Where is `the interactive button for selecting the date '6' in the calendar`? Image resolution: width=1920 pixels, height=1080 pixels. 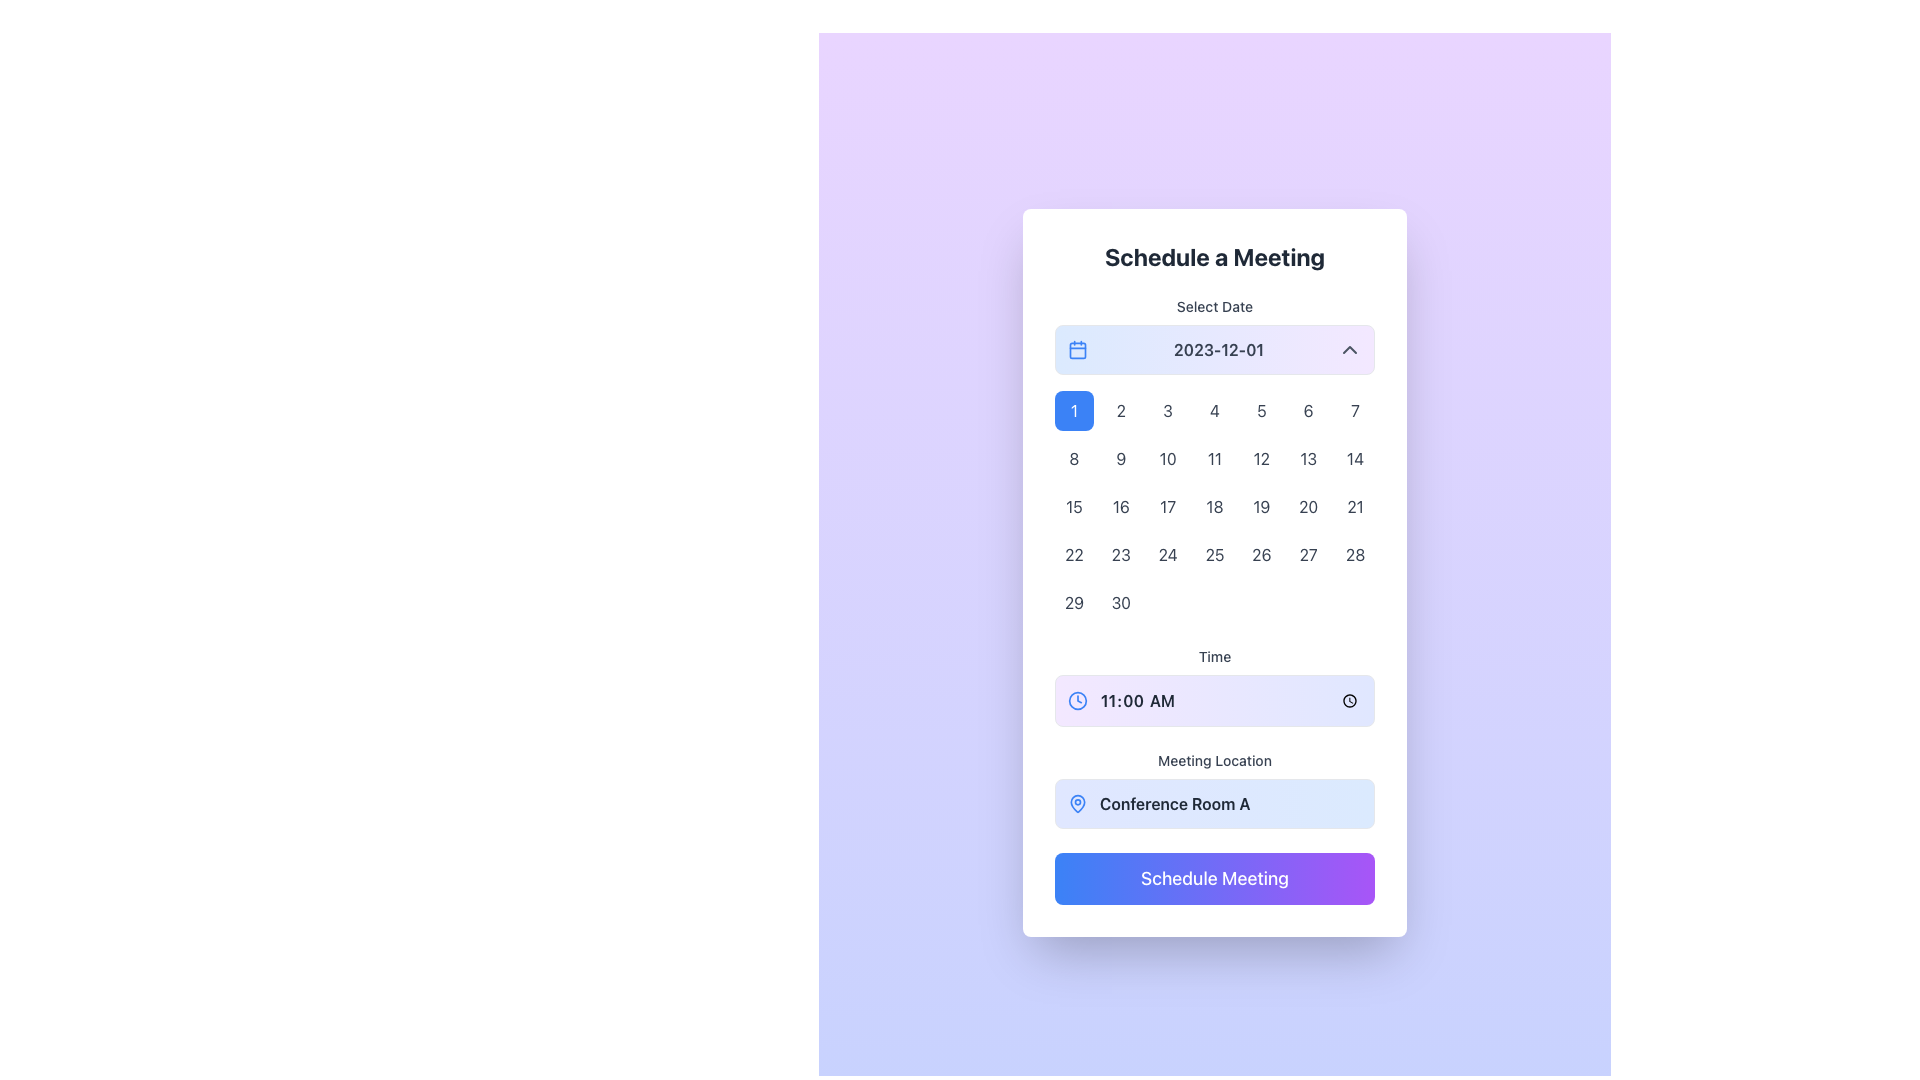 the interactive button for selecting the date '6' in the calendar is located at coordinates (1308, 410).